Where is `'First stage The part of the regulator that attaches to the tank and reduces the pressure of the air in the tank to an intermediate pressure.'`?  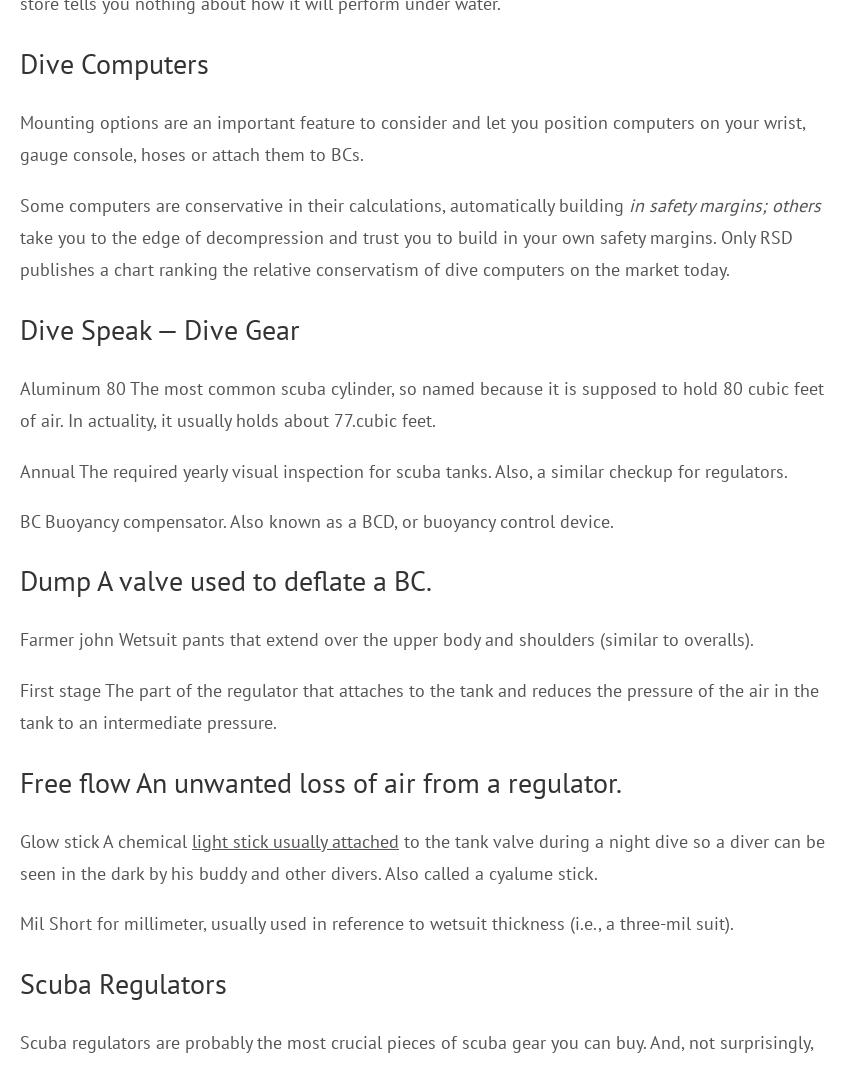 'First stage The part of the regulator that attaches to the tank and reduces the pressure of the air in the tank to an intermediate pressure.' is located at coordinates (419, 705).